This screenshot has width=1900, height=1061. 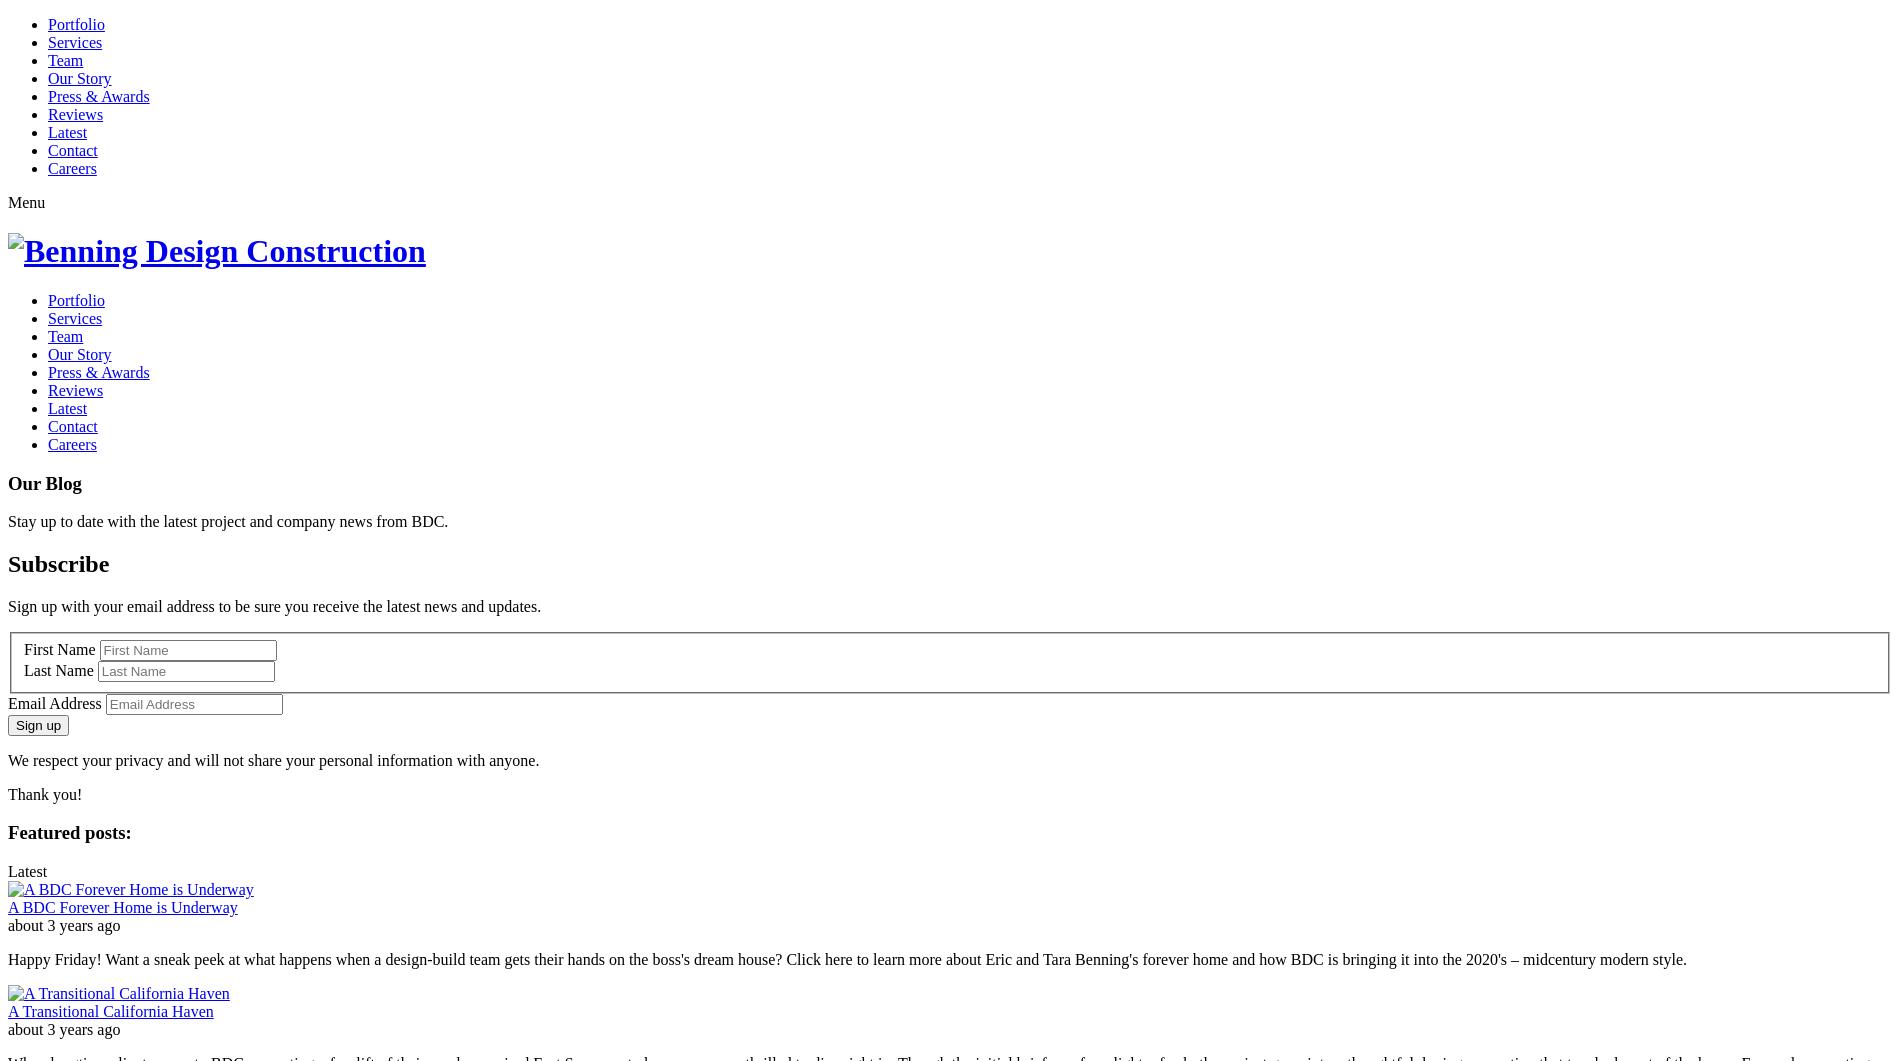 I want to click on 'Sign up', so click(x=15, y=724).